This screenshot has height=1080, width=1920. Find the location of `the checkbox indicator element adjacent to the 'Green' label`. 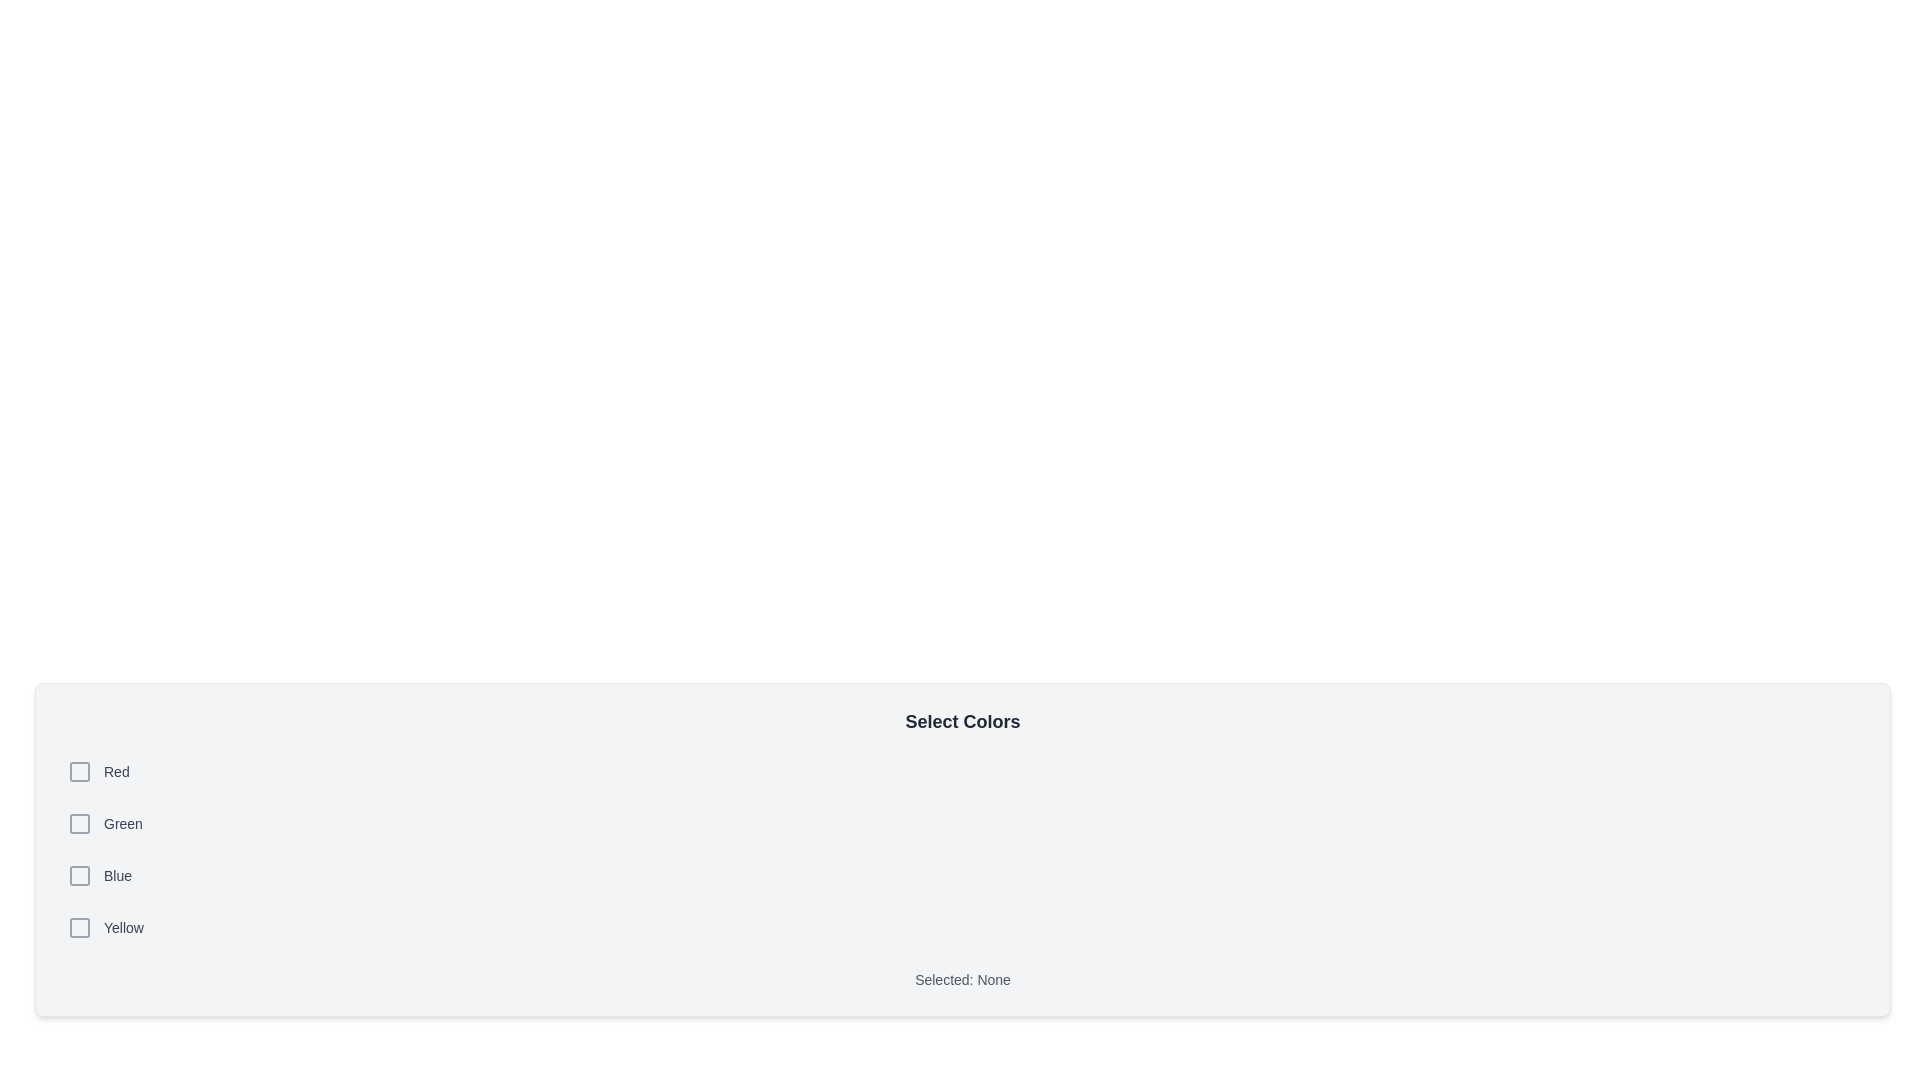

the checkbox indicator element adjacent to the 'Green' label is located at coordinates (80, 824).